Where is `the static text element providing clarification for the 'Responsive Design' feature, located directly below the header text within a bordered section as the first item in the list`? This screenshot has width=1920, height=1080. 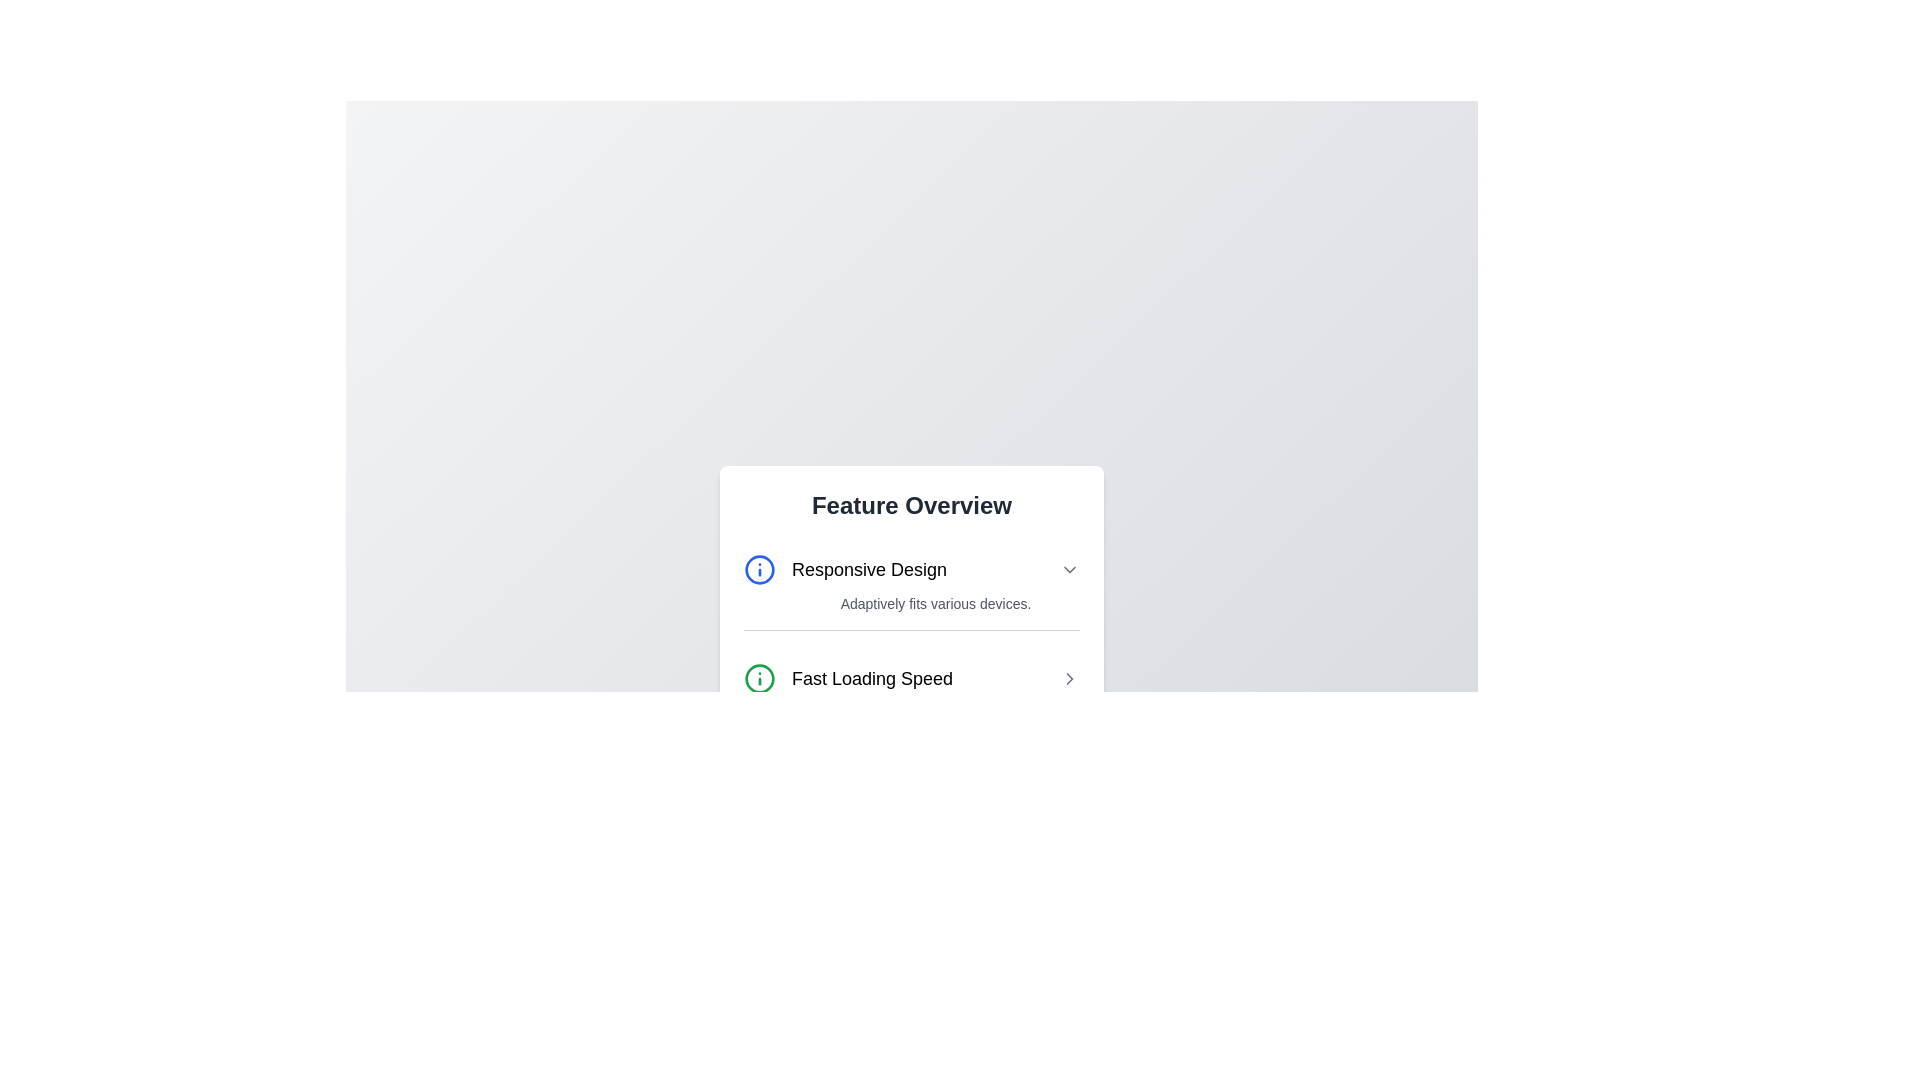
the static text element providing clarification for the 'Responsive Design' feature, located directly below the header text within a bordered section as the first item in the list is located at coordinates (911, 602).